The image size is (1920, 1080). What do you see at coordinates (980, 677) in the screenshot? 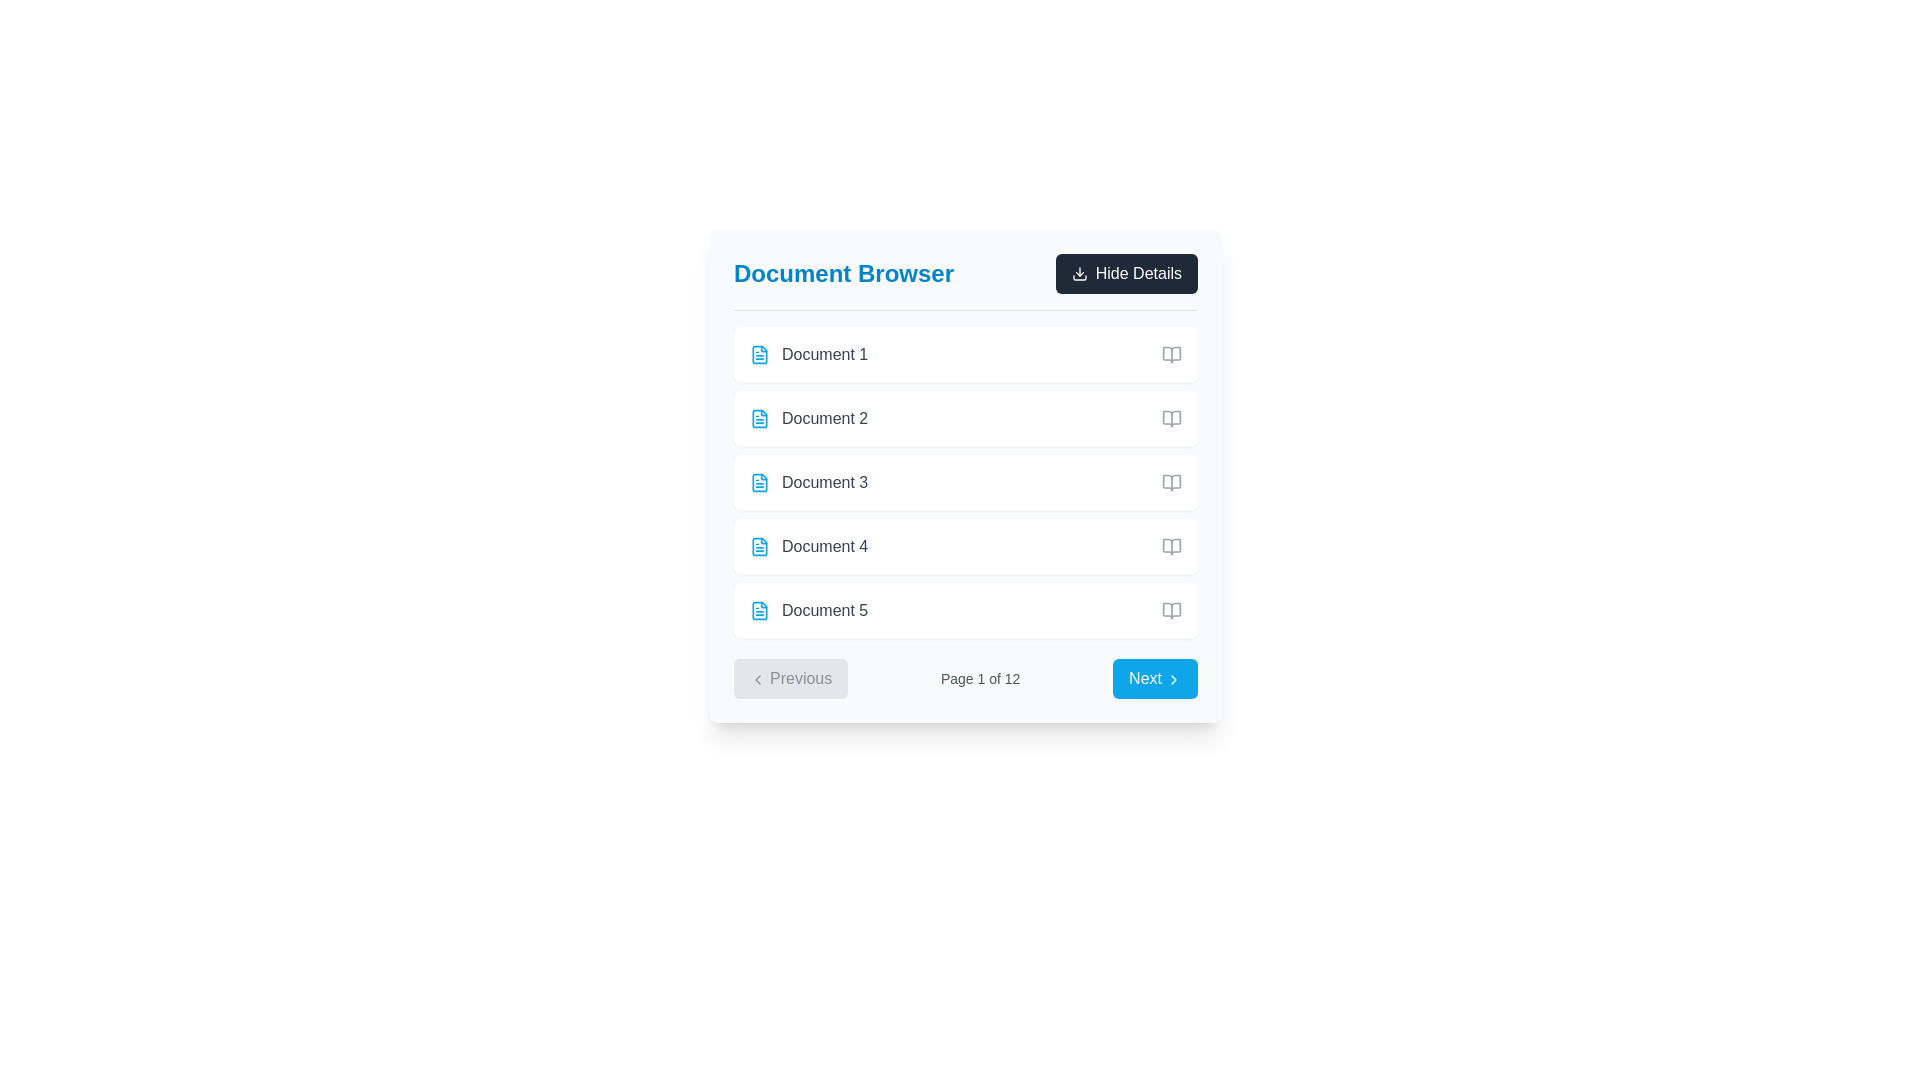
I see `the text label that displays the current page number and total number of pages in the pagination bar, located between the 'Previous' and 'Next' buttons` at bounding box center [980, 677].